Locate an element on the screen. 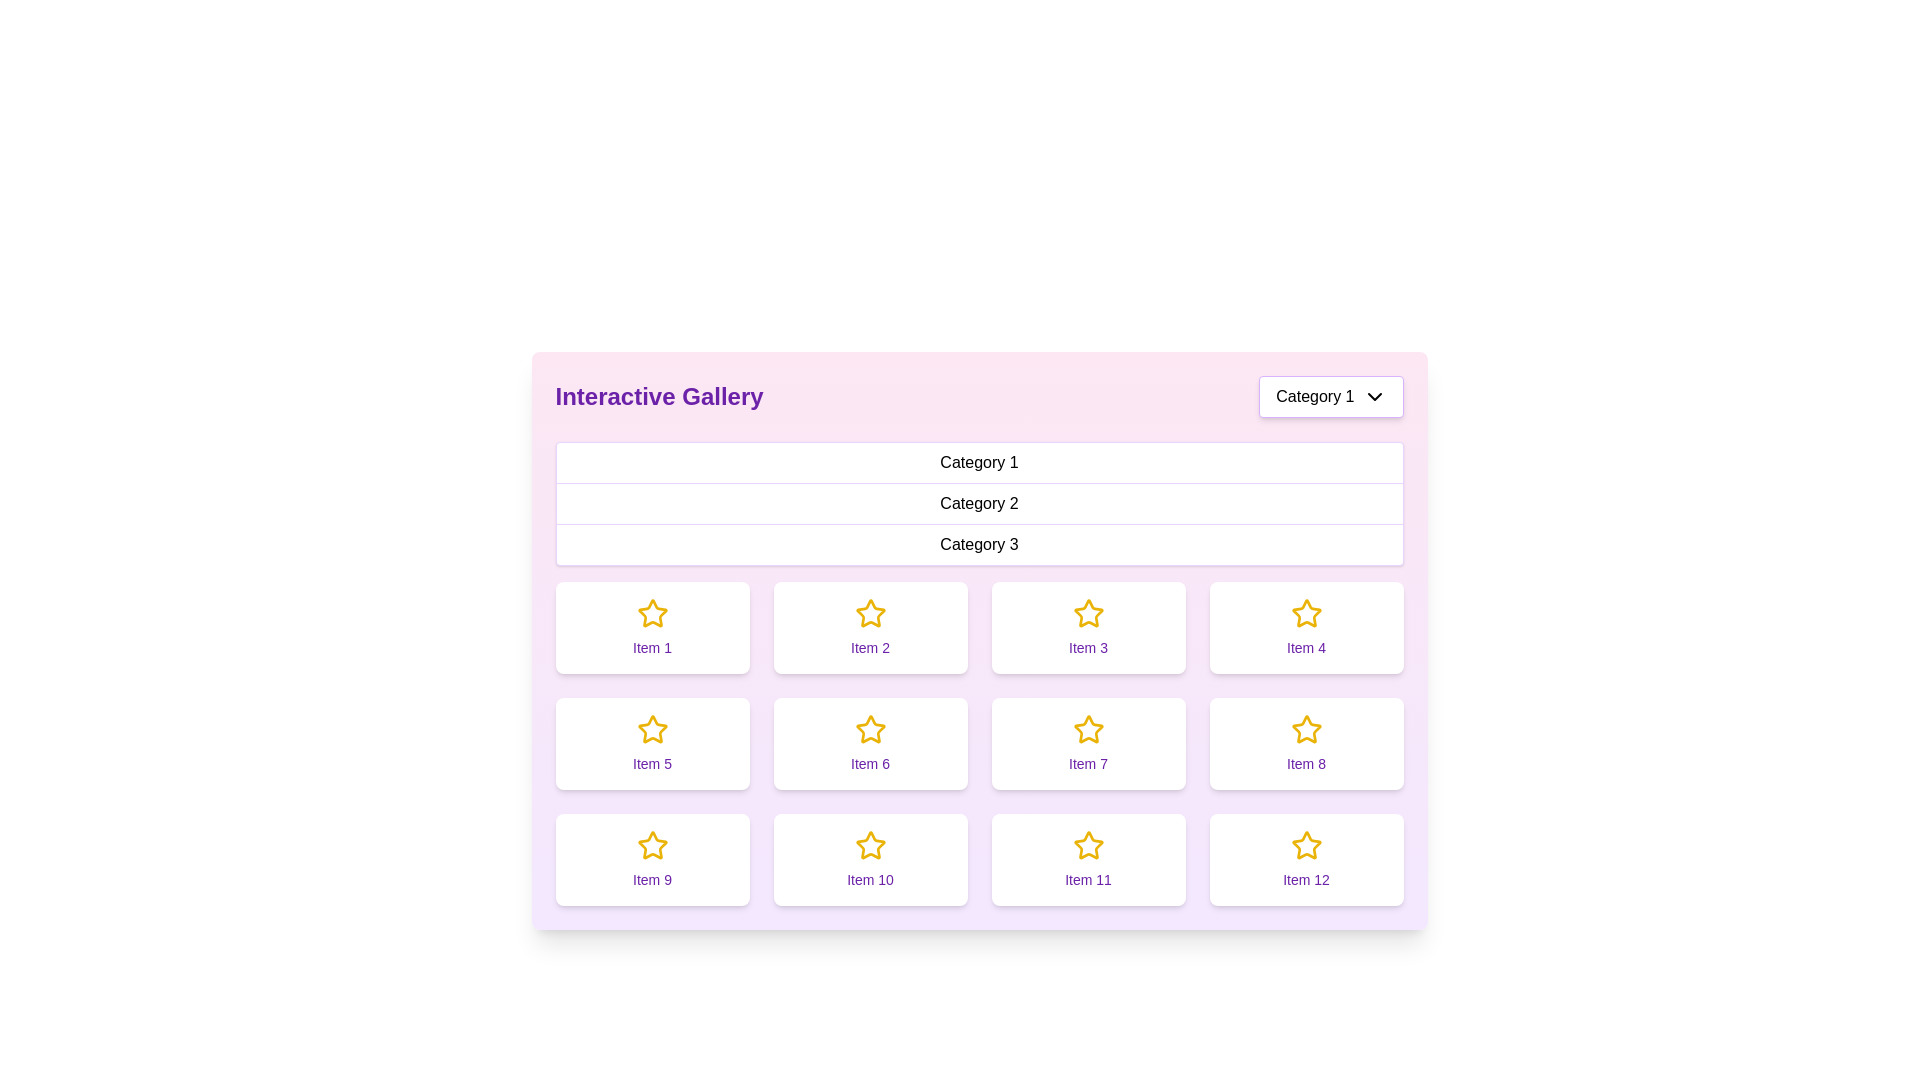  the display card component representing 'Item 12' in the grid layout, located in the 4th column of the 3rd row is located at coordinates (1306, 859).